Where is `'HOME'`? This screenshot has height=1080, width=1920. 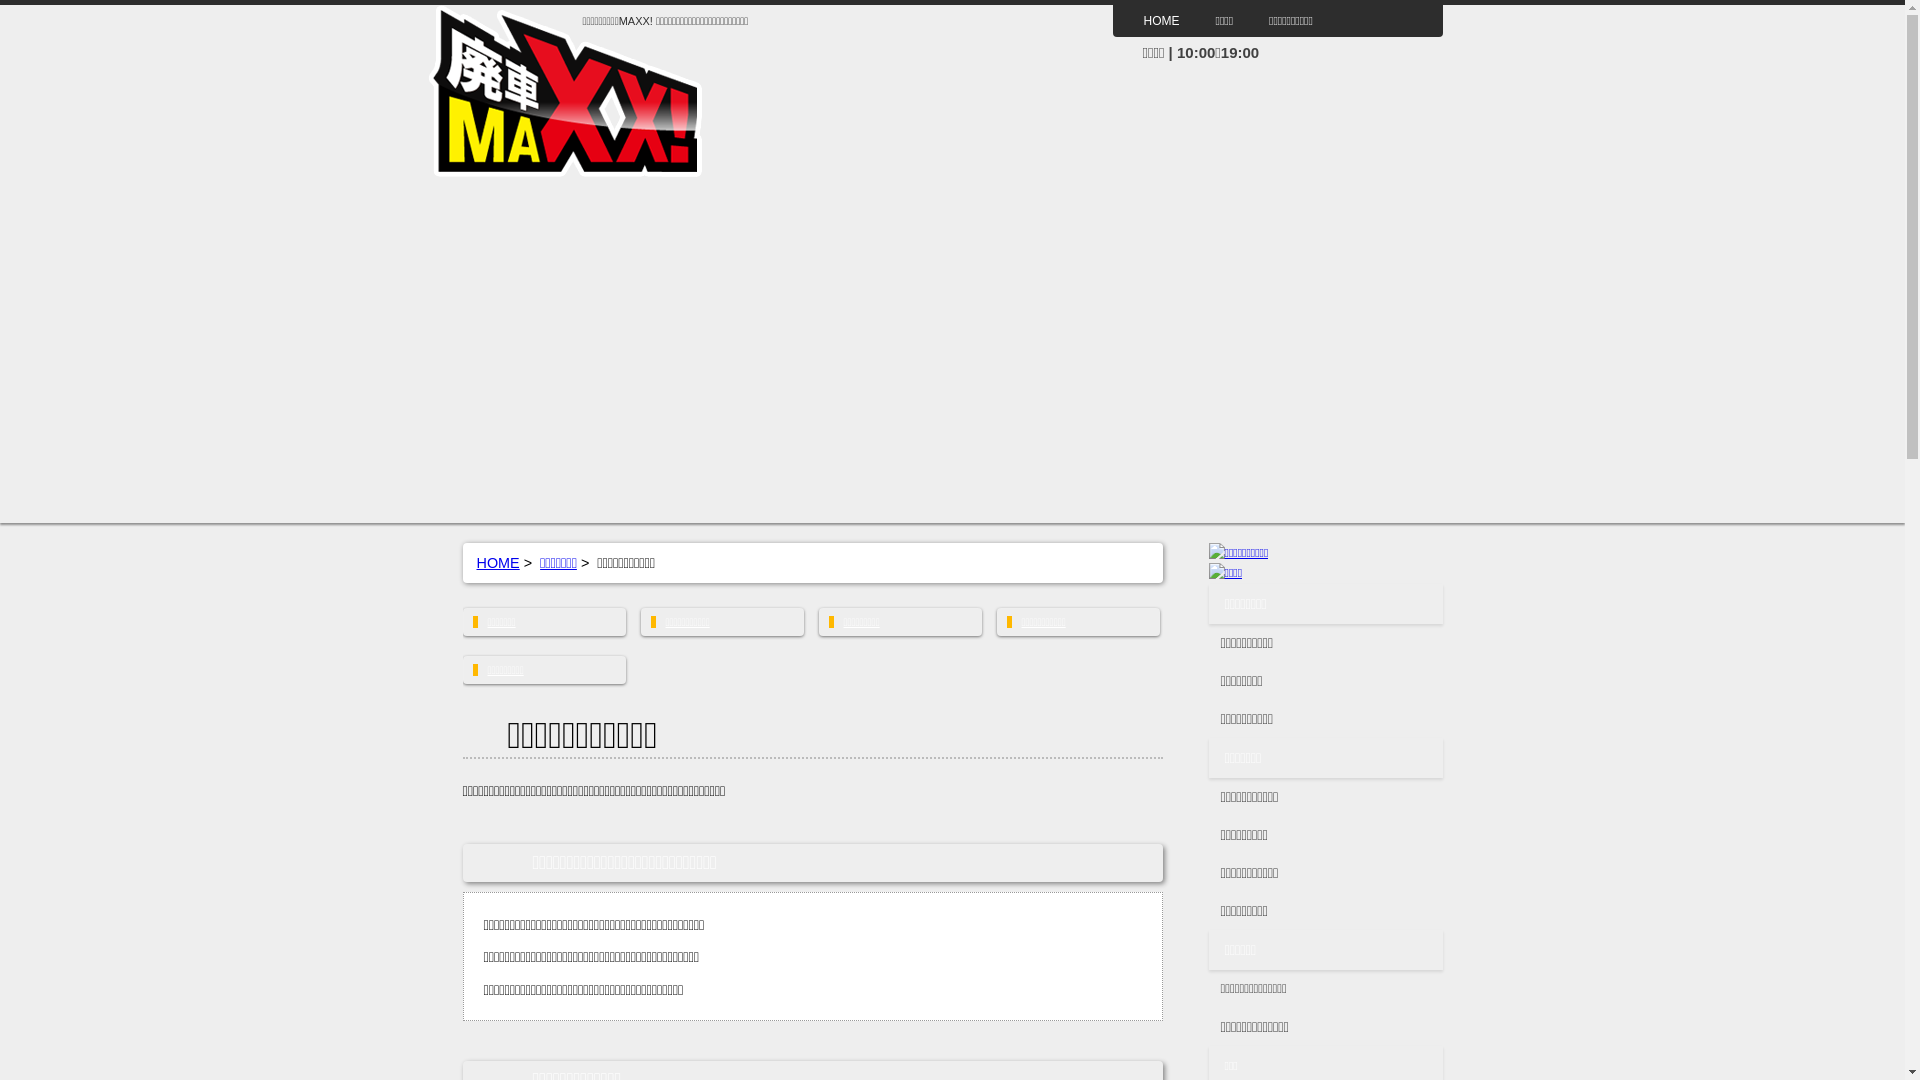
'HOME' is located at coordinates (474, 563).